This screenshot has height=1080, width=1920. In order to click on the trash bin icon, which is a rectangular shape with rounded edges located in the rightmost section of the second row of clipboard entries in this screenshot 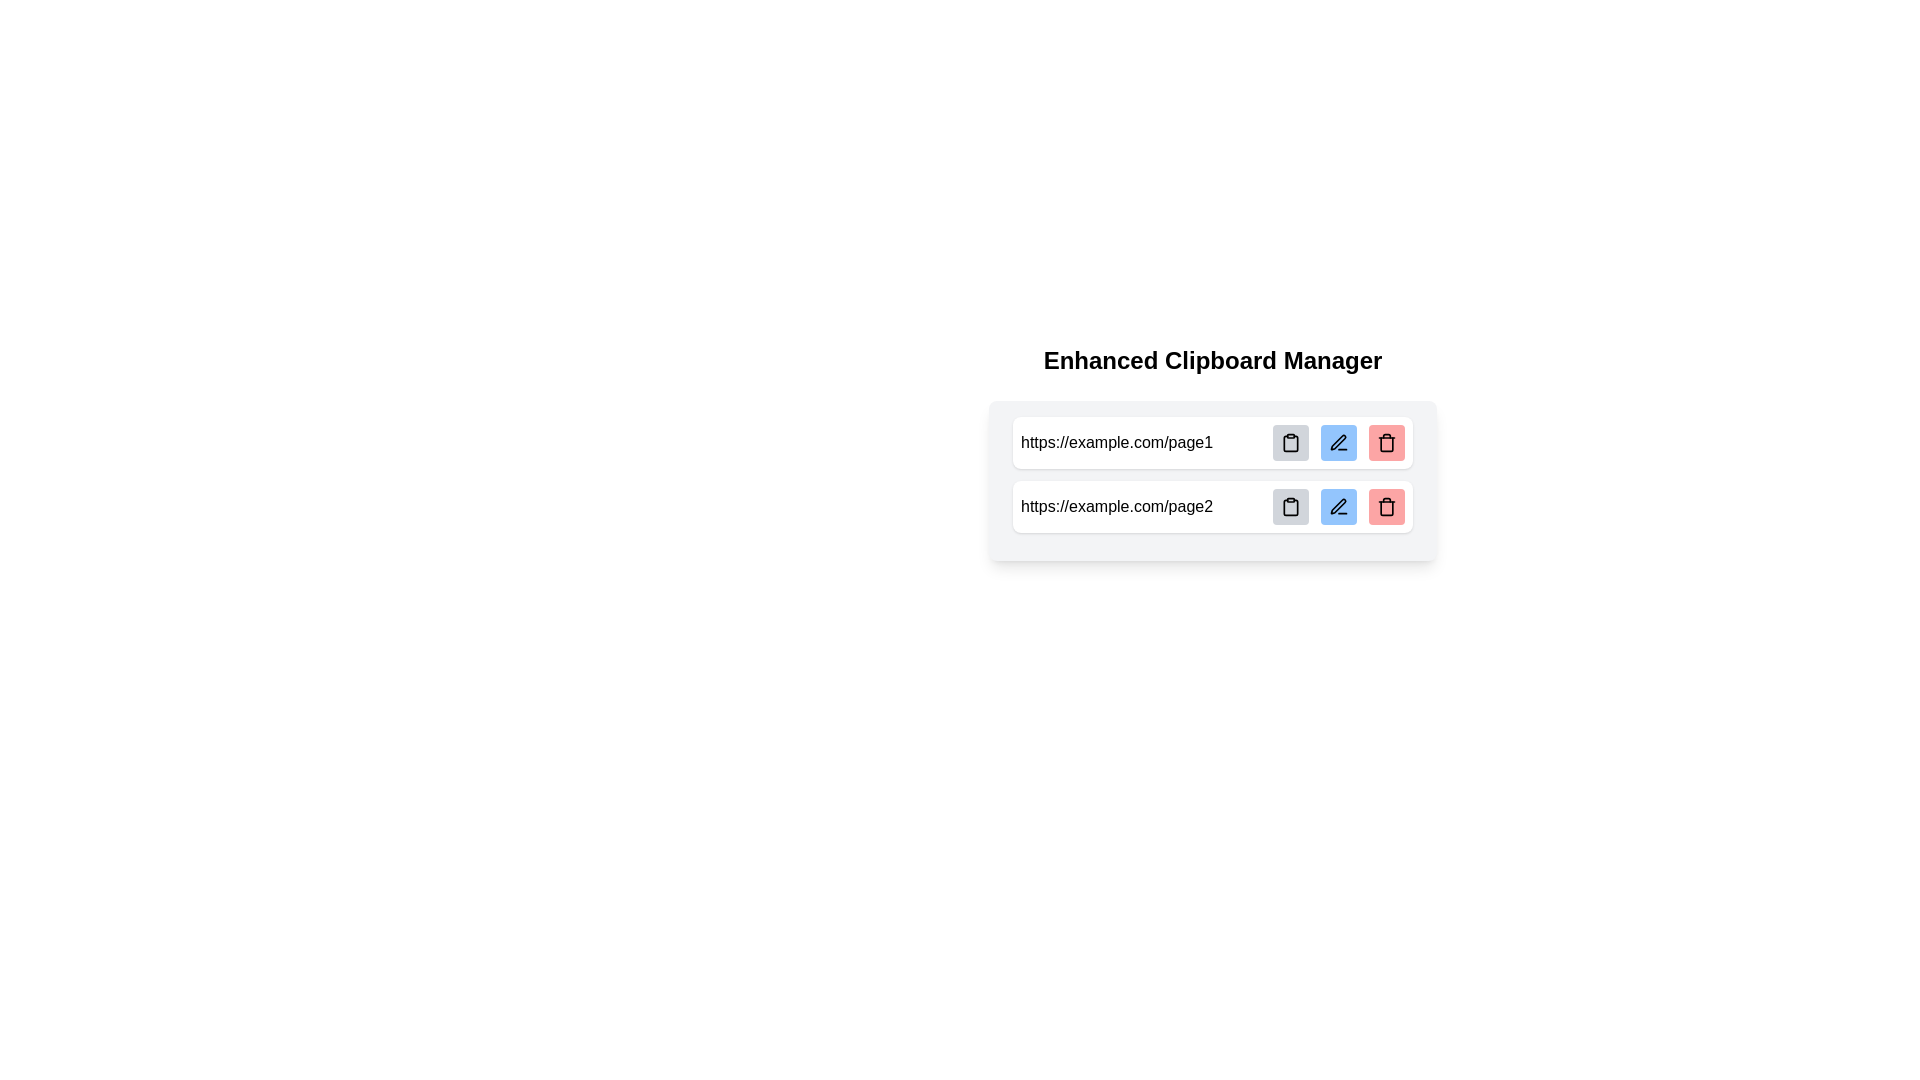, I will do `click(1386, 442)`.